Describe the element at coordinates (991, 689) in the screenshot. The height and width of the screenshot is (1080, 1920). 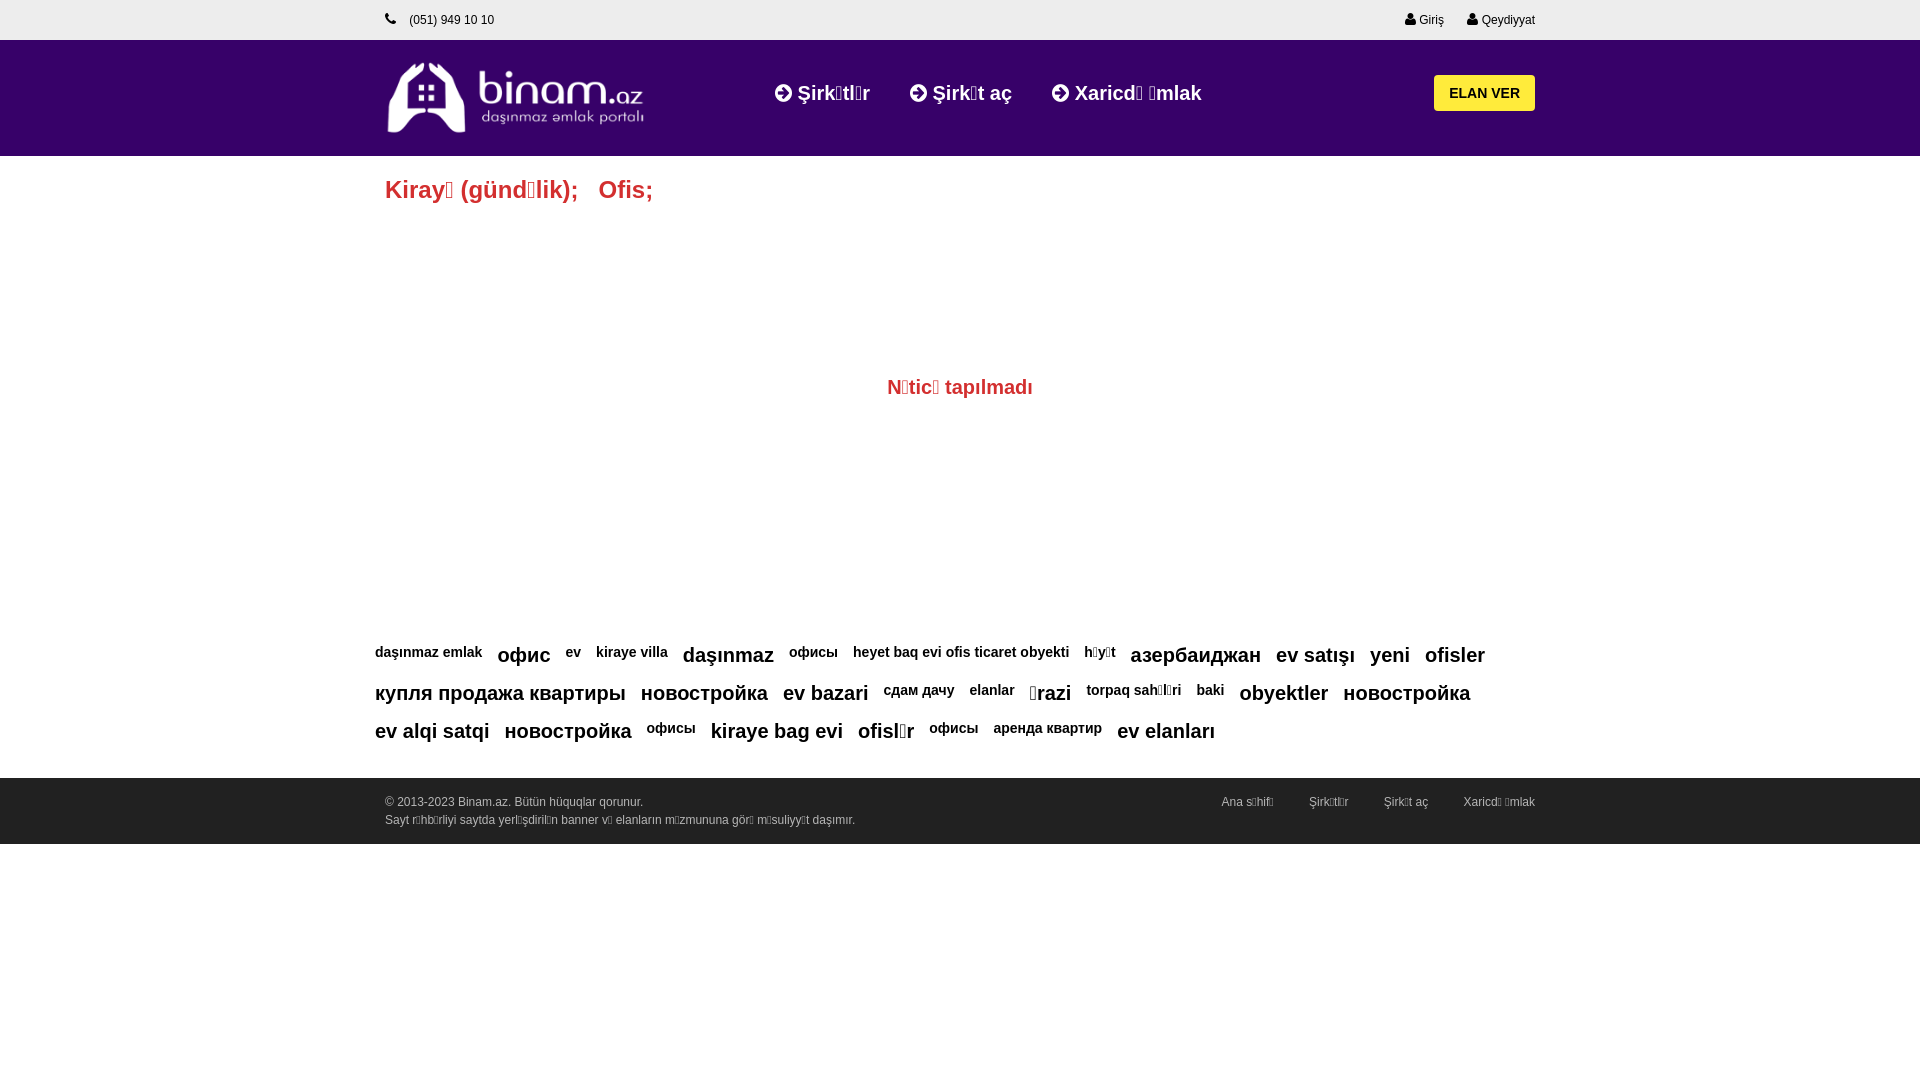
I see `'elanlar'` at that location.